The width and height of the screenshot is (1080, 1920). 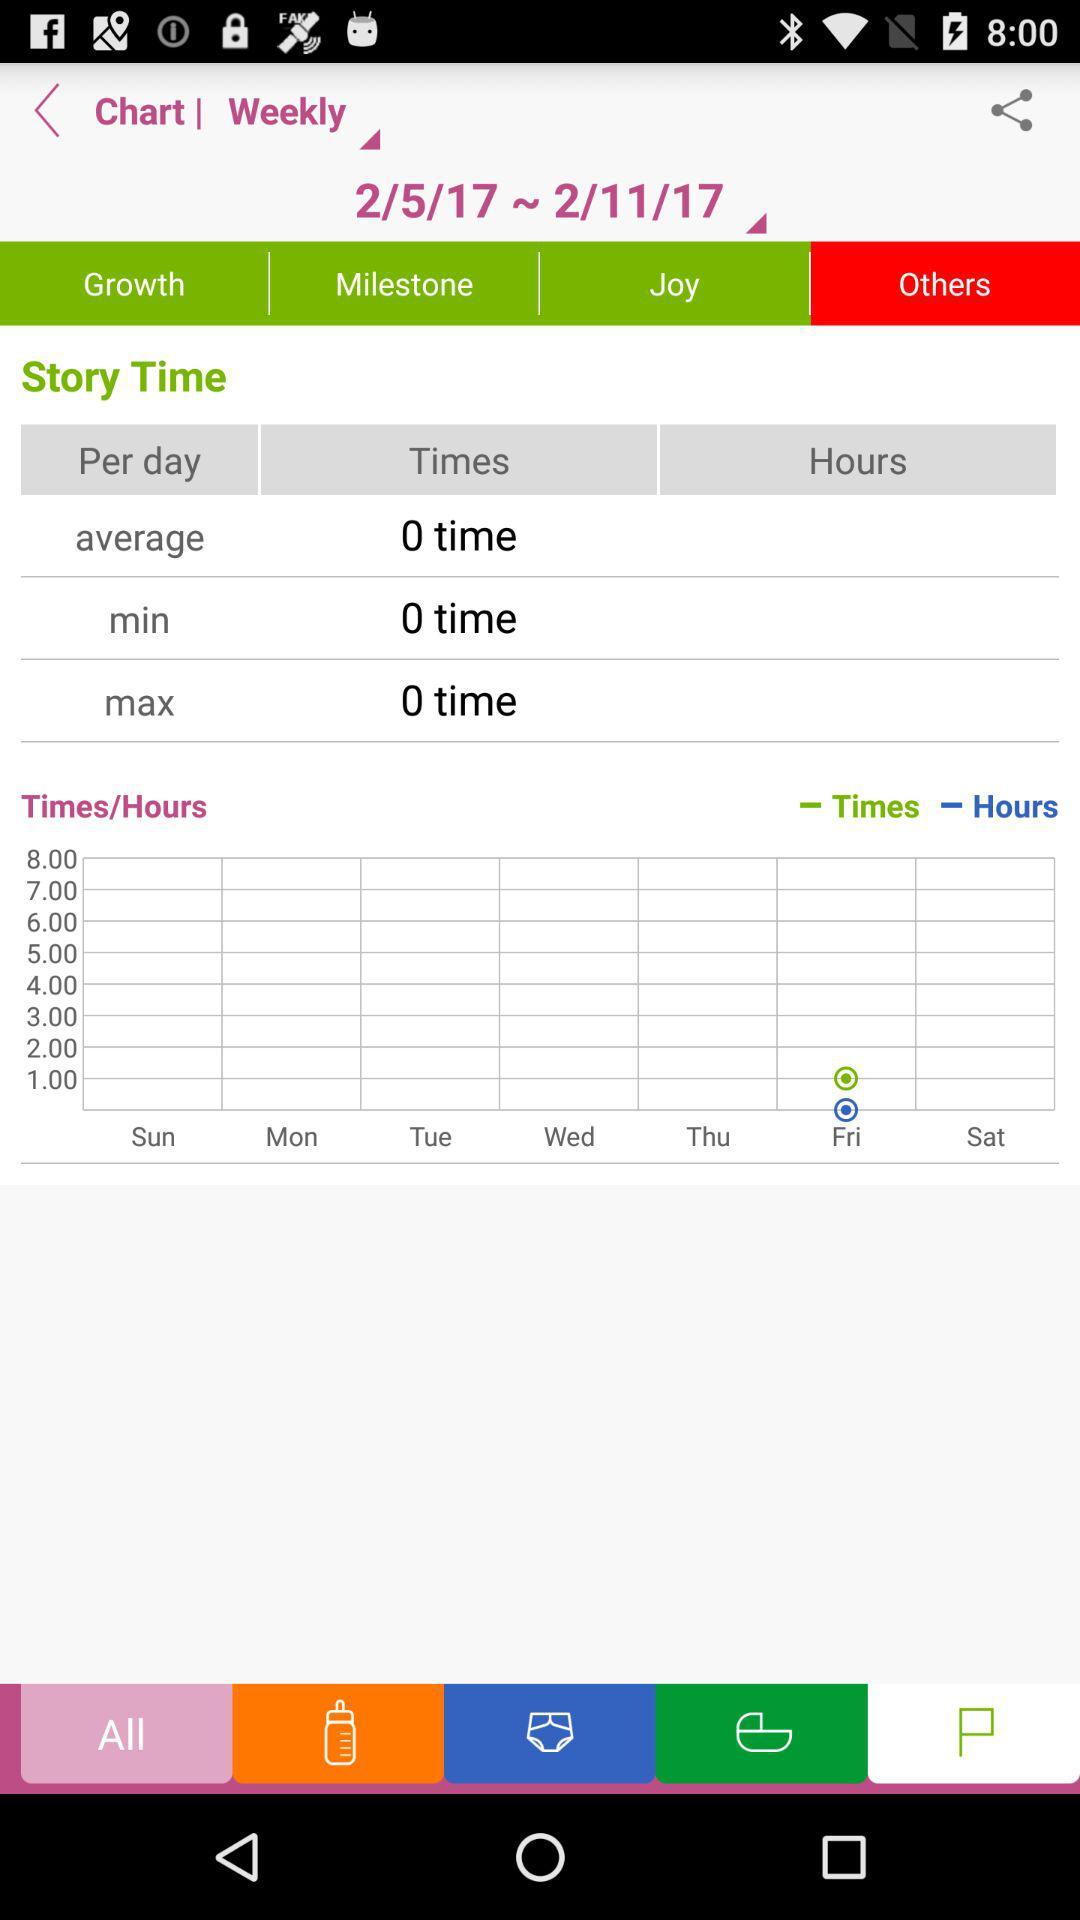 What do you see at coordinates (337, 1737) in the screenshot?
I see `feeding` at bounding box center [337, 1737].